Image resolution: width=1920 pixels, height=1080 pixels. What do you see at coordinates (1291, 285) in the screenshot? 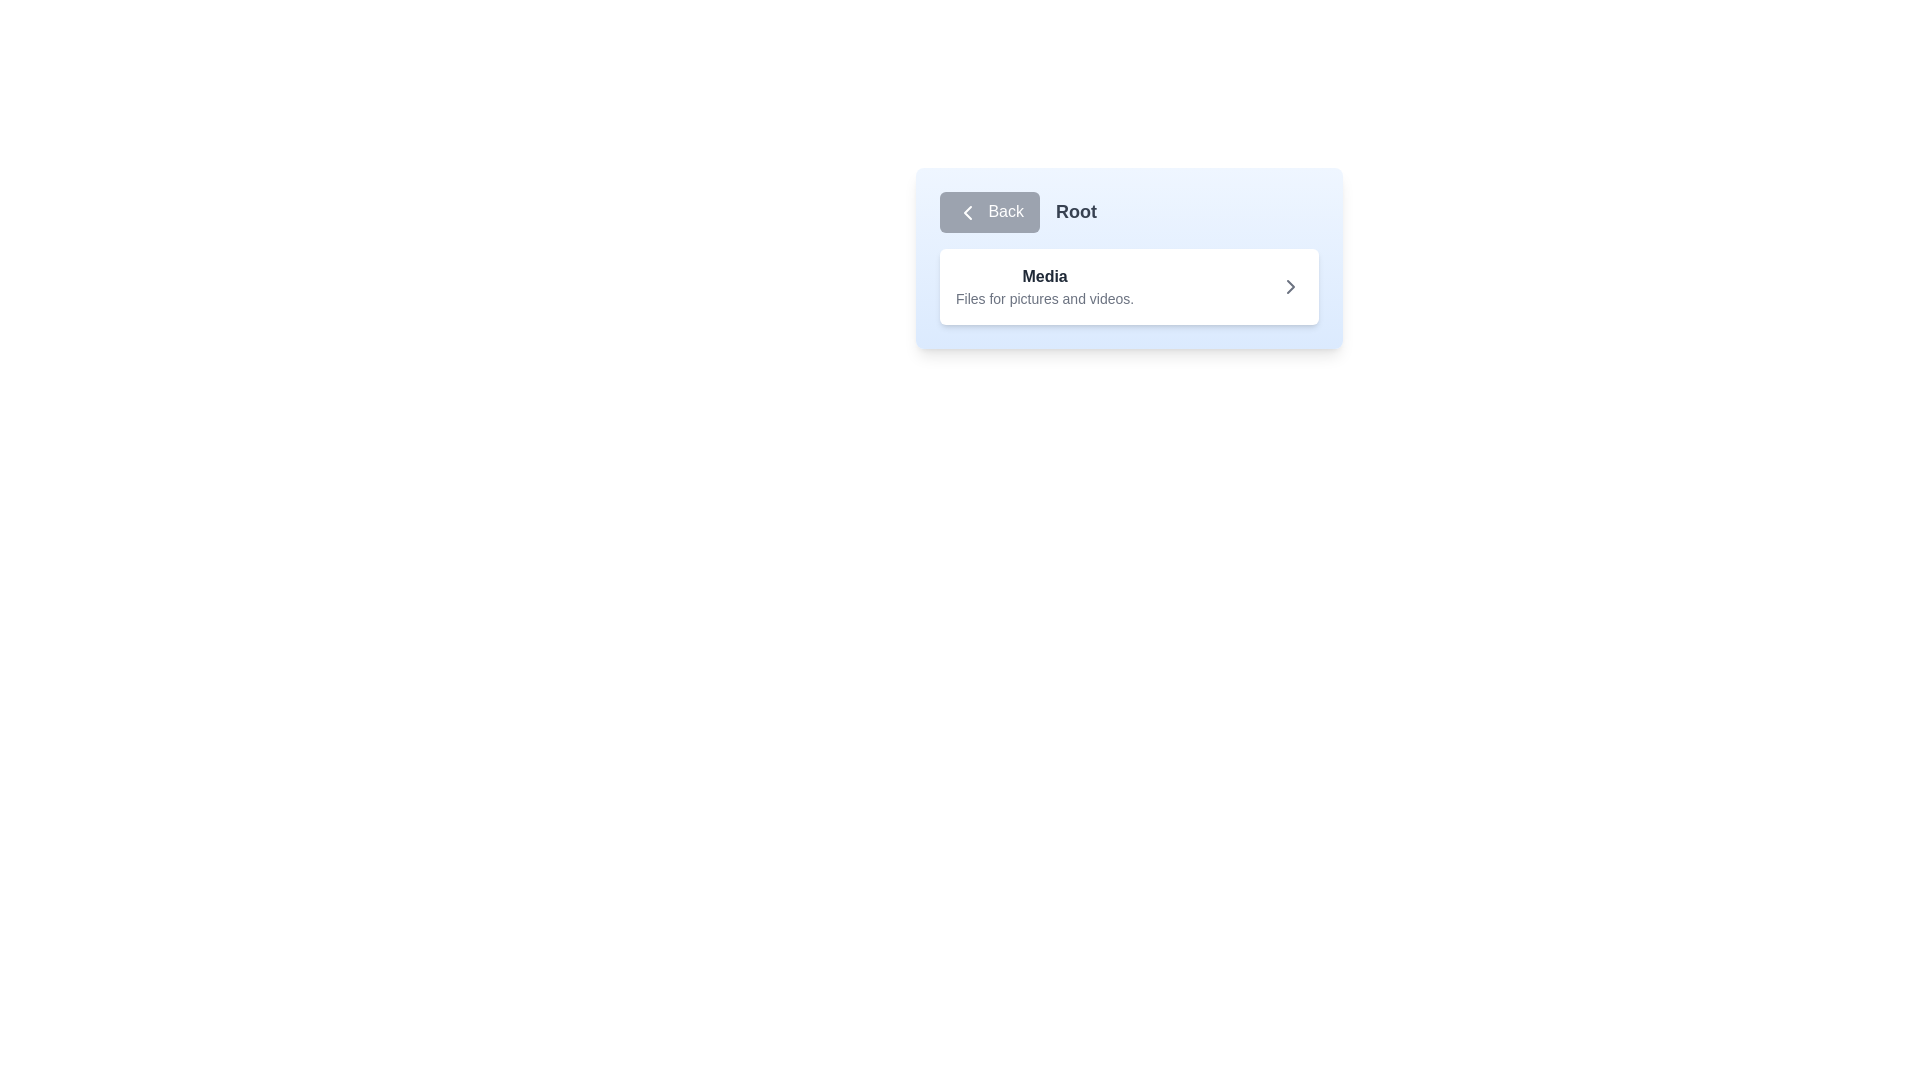
I see `the rightward chevron icon styled in gray, located at the far-right side of the card labeled 'Media Files for pictures and videos.'` at bounding box center [1291, 285].